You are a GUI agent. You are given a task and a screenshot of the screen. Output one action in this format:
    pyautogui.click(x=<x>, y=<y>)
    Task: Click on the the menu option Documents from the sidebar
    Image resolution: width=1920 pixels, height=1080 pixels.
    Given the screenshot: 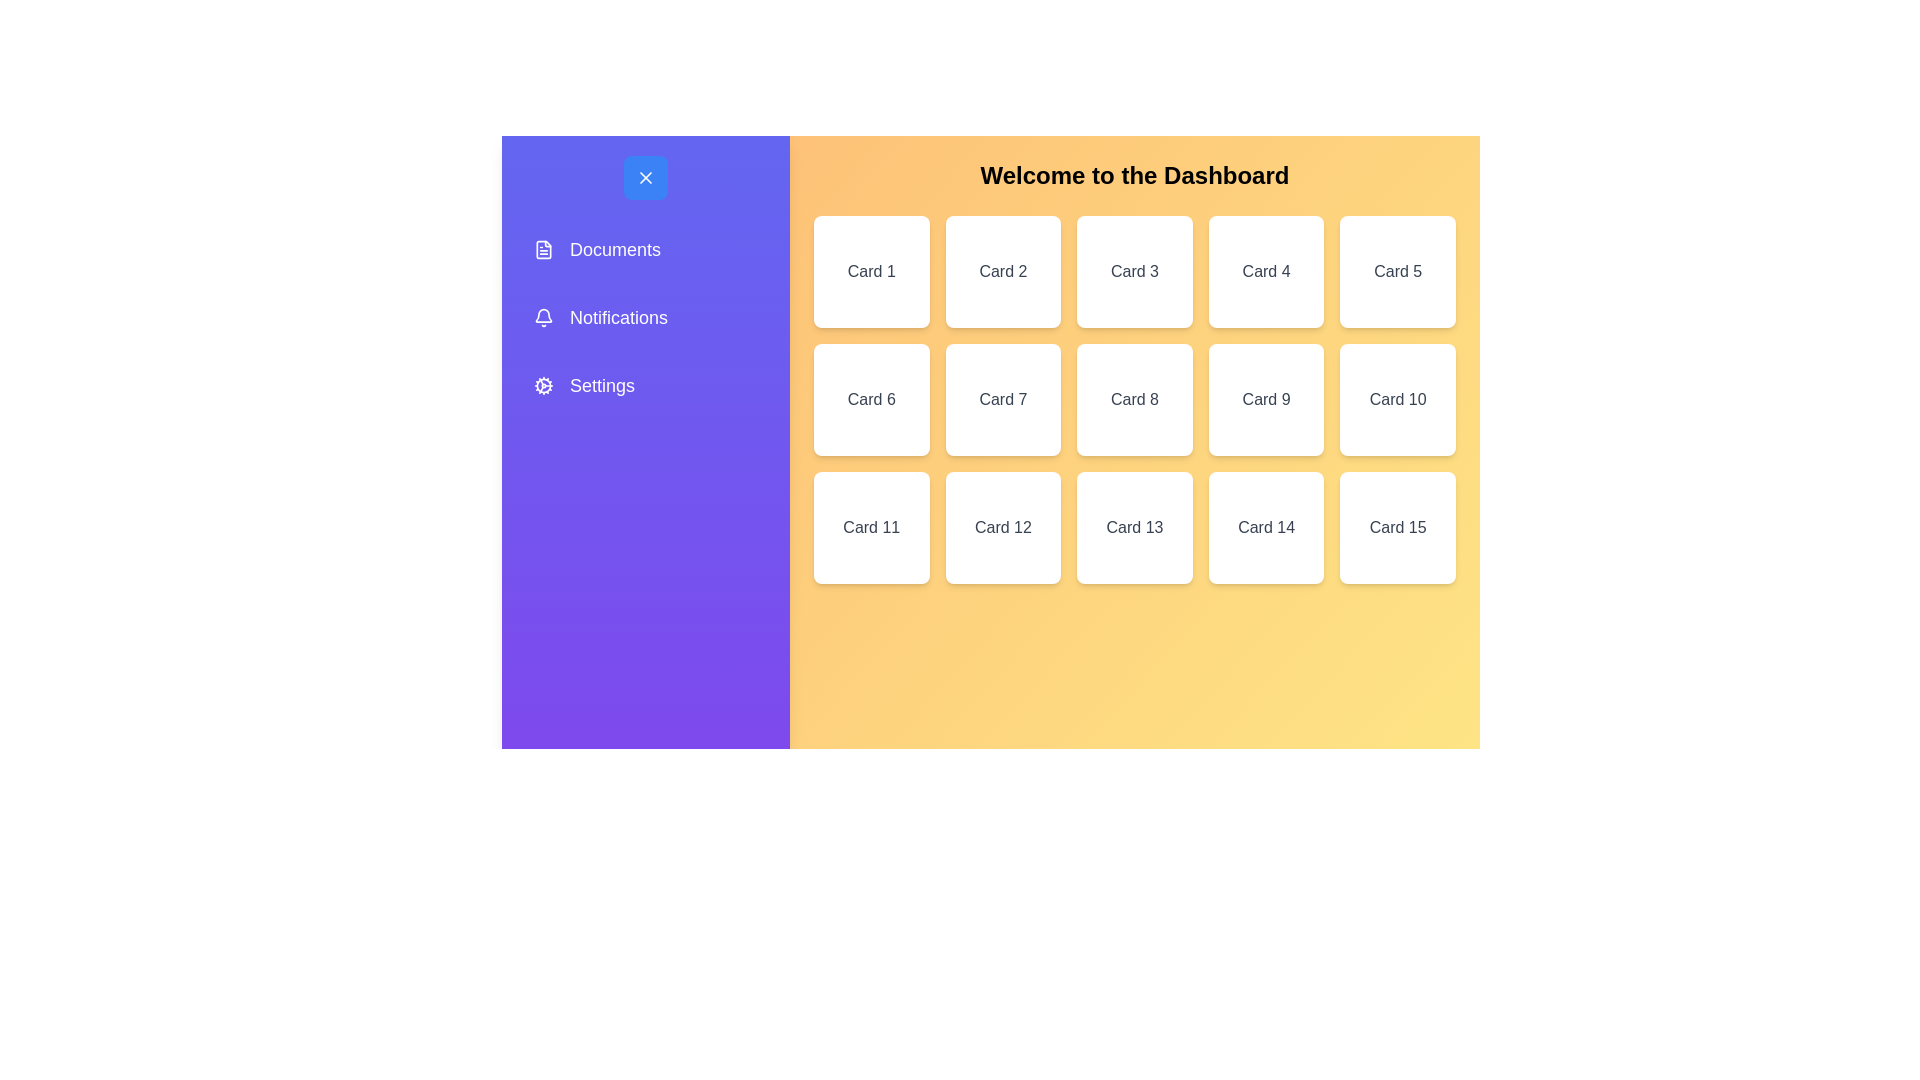 What is the action you would take?
    pyautogui.click(x=646, y=249)
    